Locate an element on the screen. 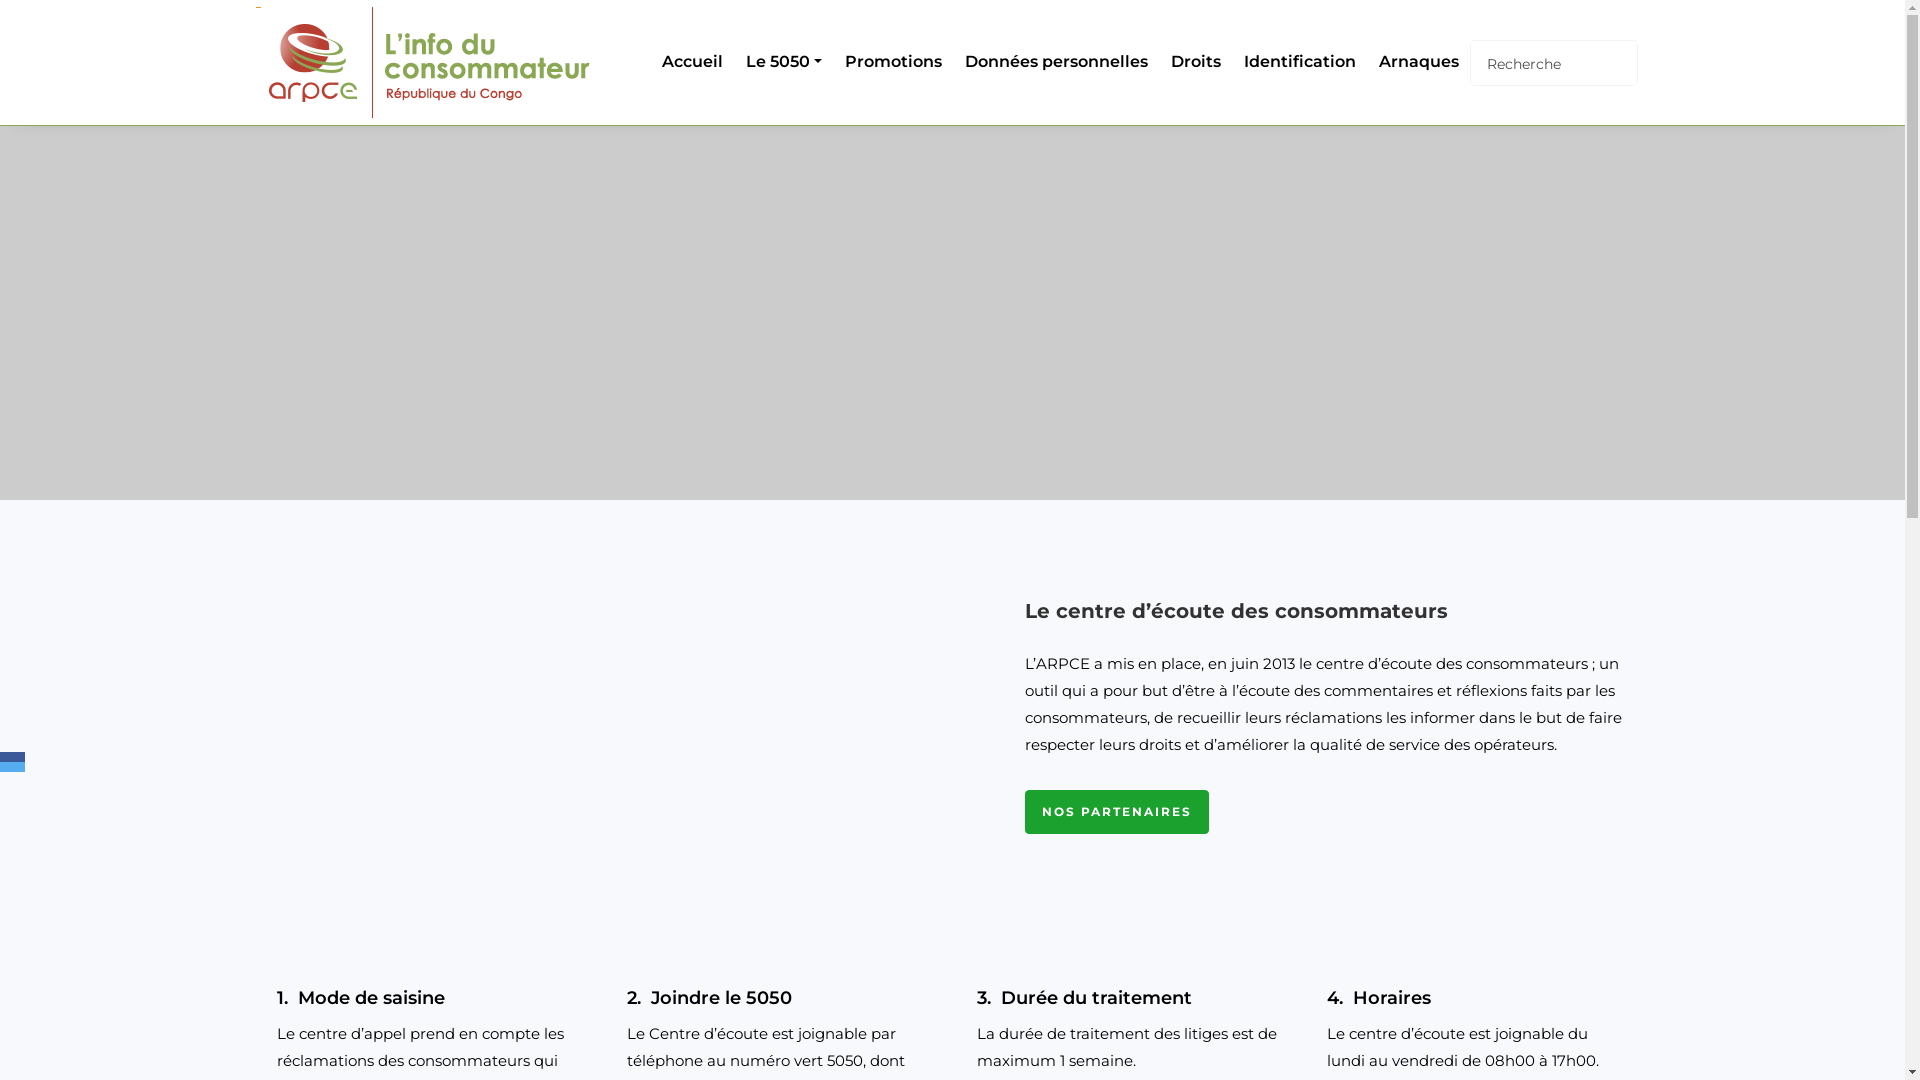  '4.  Horaires' is located at coordinates (1477, 998).